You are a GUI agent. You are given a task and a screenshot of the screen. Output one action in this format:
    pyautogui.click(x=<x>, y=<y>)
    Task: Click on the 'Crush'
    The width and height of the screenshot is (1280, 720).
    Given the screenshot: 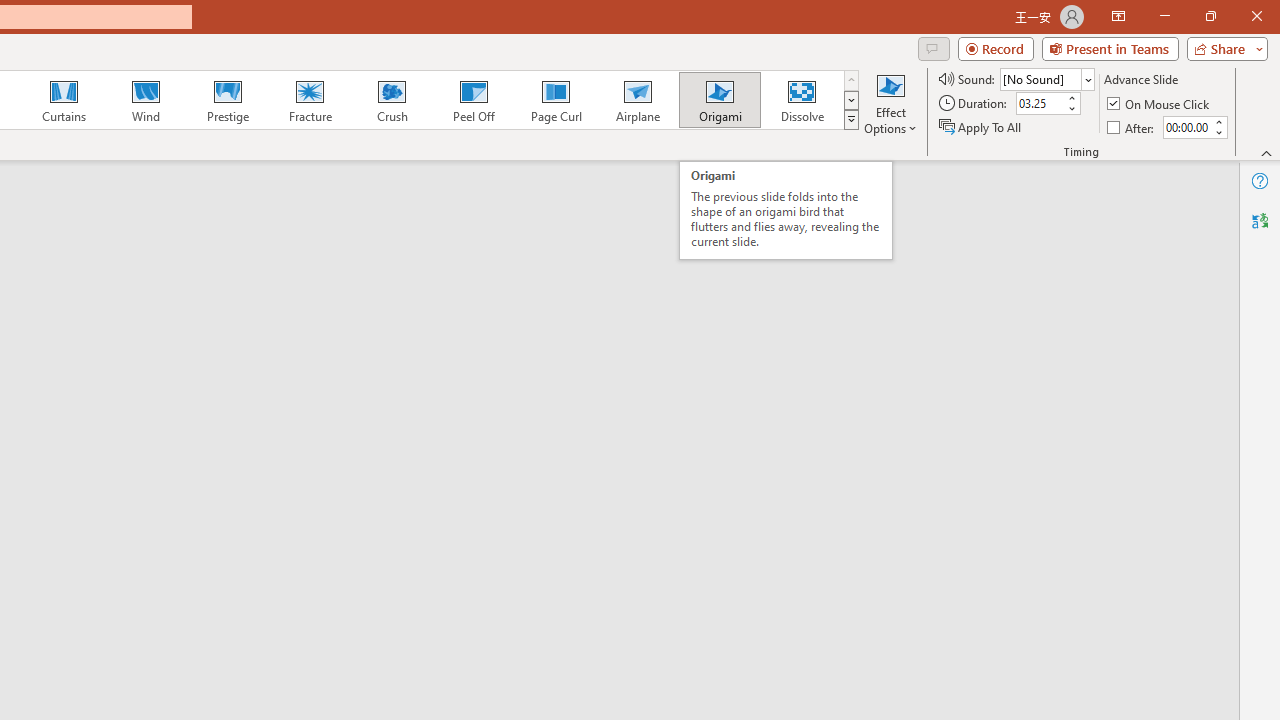 What is the action you would take?
    pyautogui.click(x=391, y=100)
    